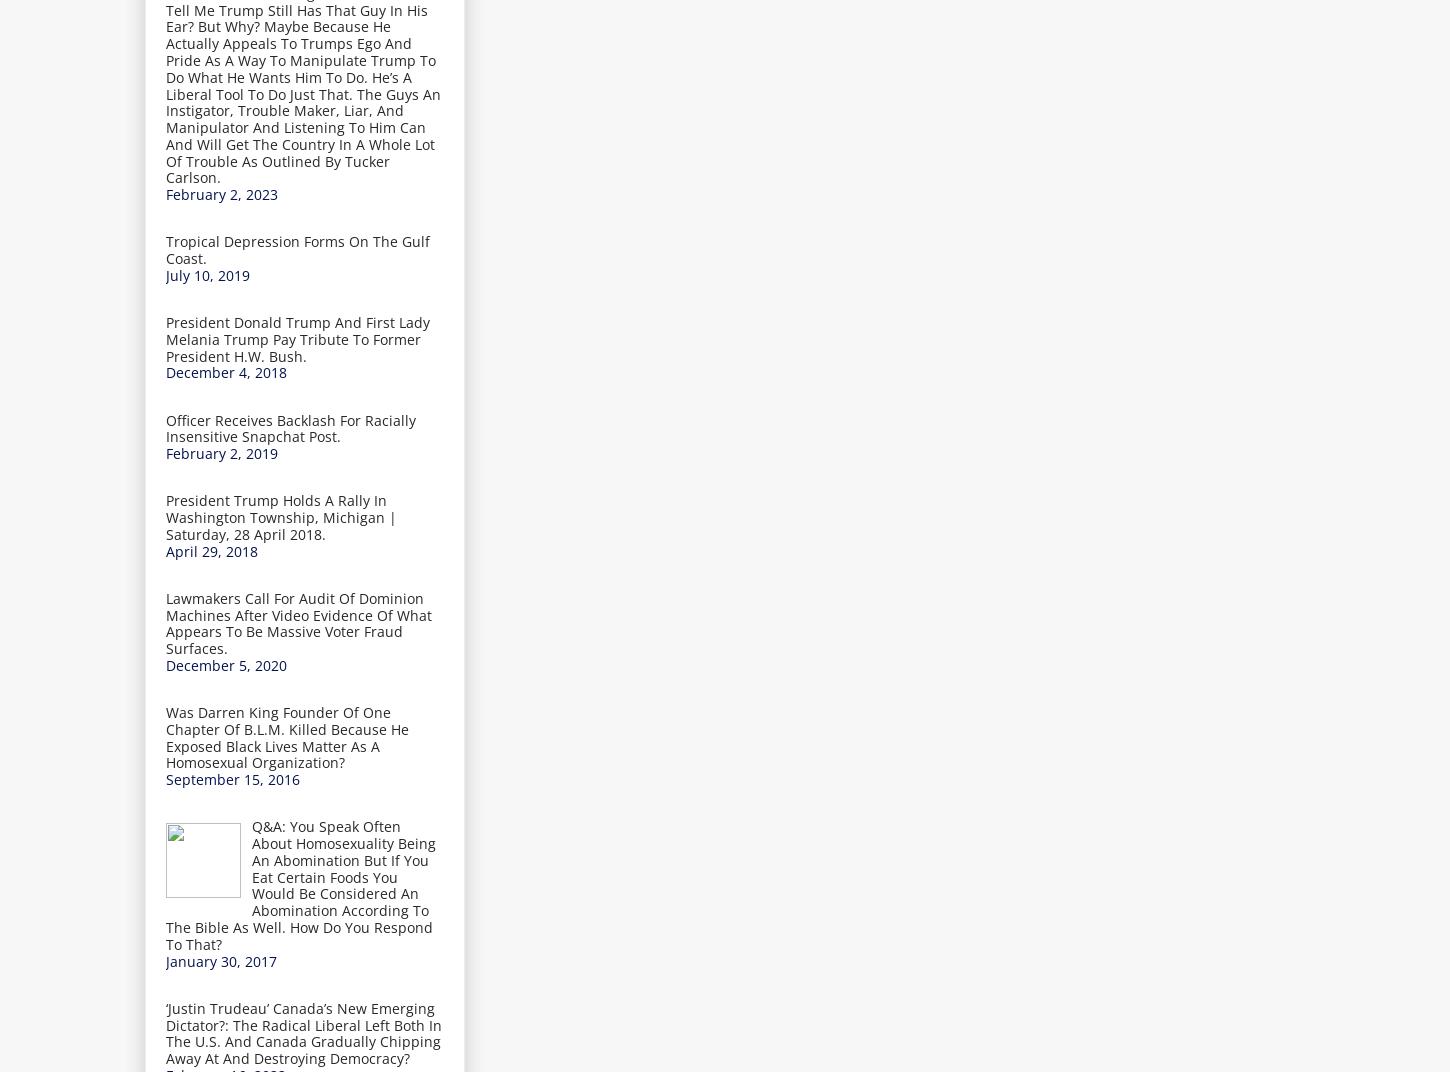  I want to click on 'April 29, 2018', so click(210, 549).